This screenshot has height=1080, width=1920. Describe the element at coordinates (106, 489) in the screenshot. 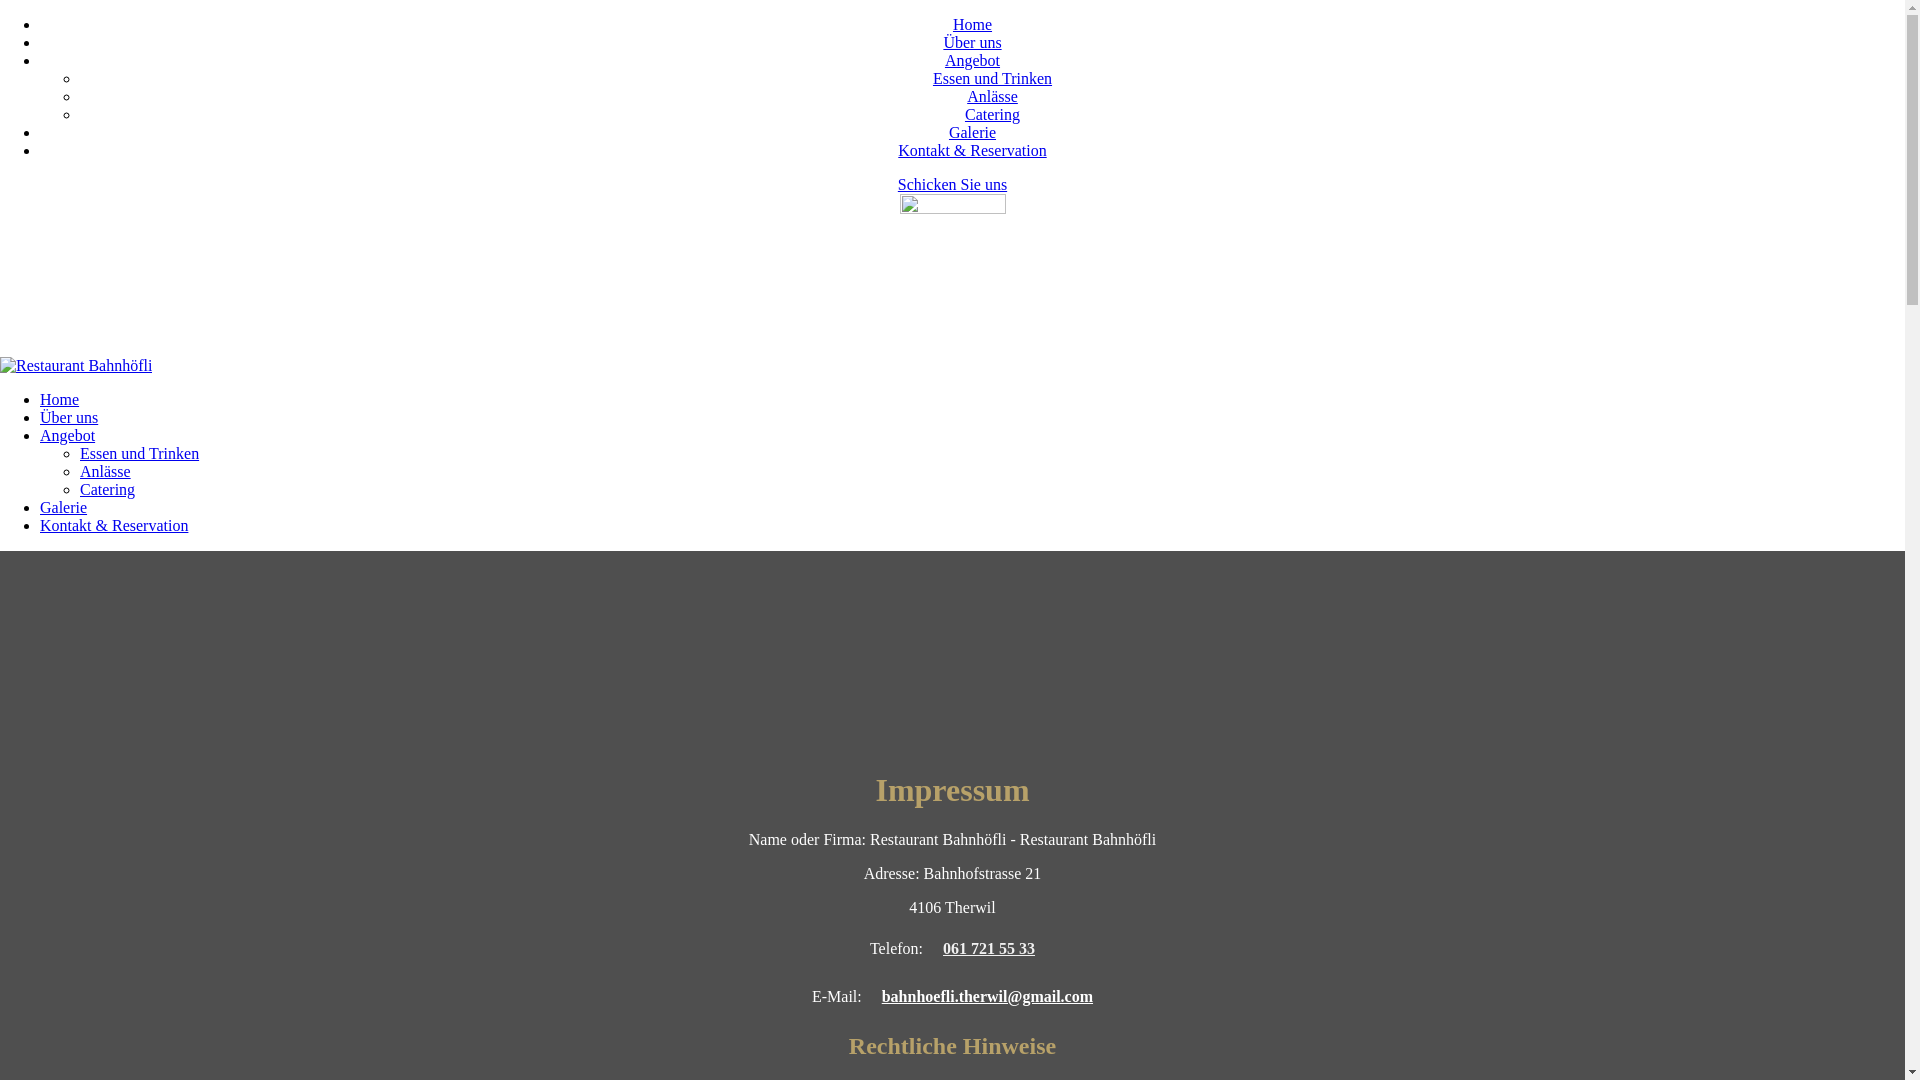

I see `'Catering'` at that location.